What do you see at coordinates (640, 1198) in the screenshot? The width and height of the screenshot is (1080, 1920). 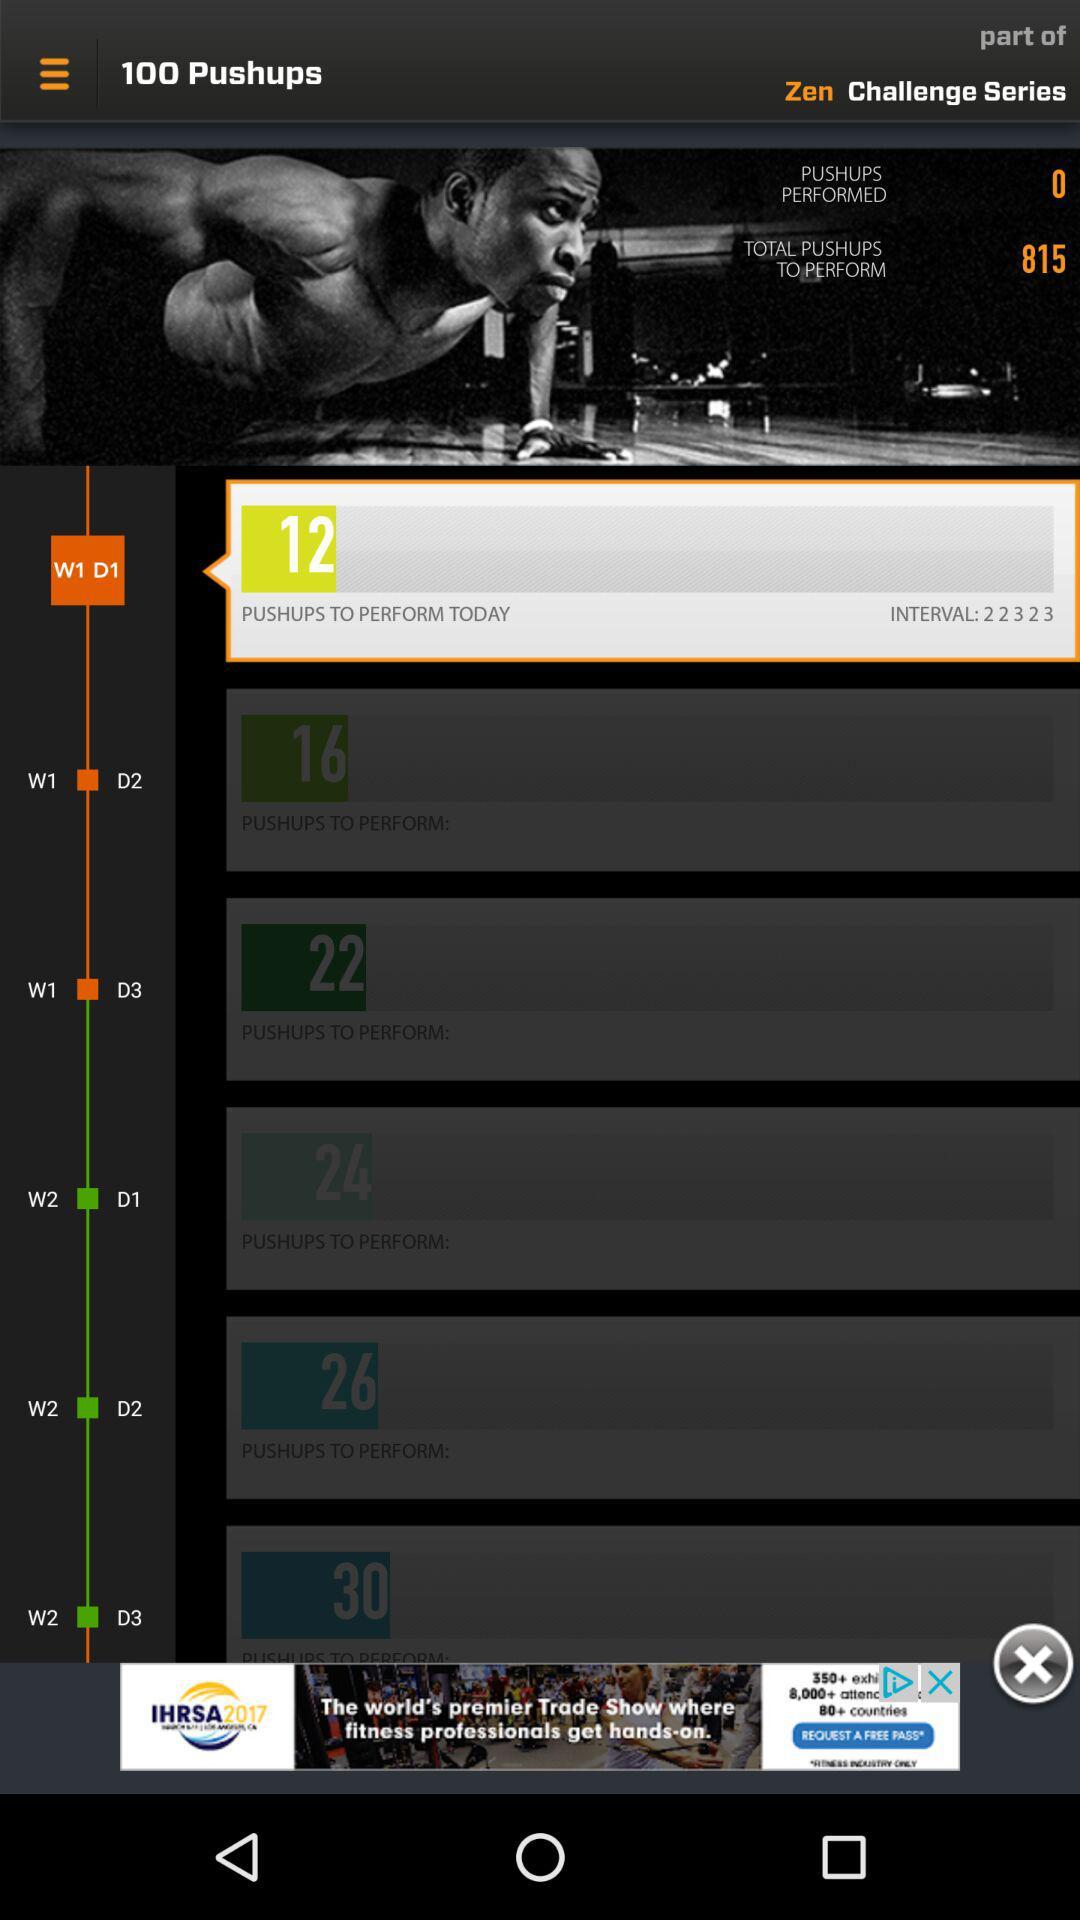 I see `the fourth button below 22` at bounding box center [640, 1198].